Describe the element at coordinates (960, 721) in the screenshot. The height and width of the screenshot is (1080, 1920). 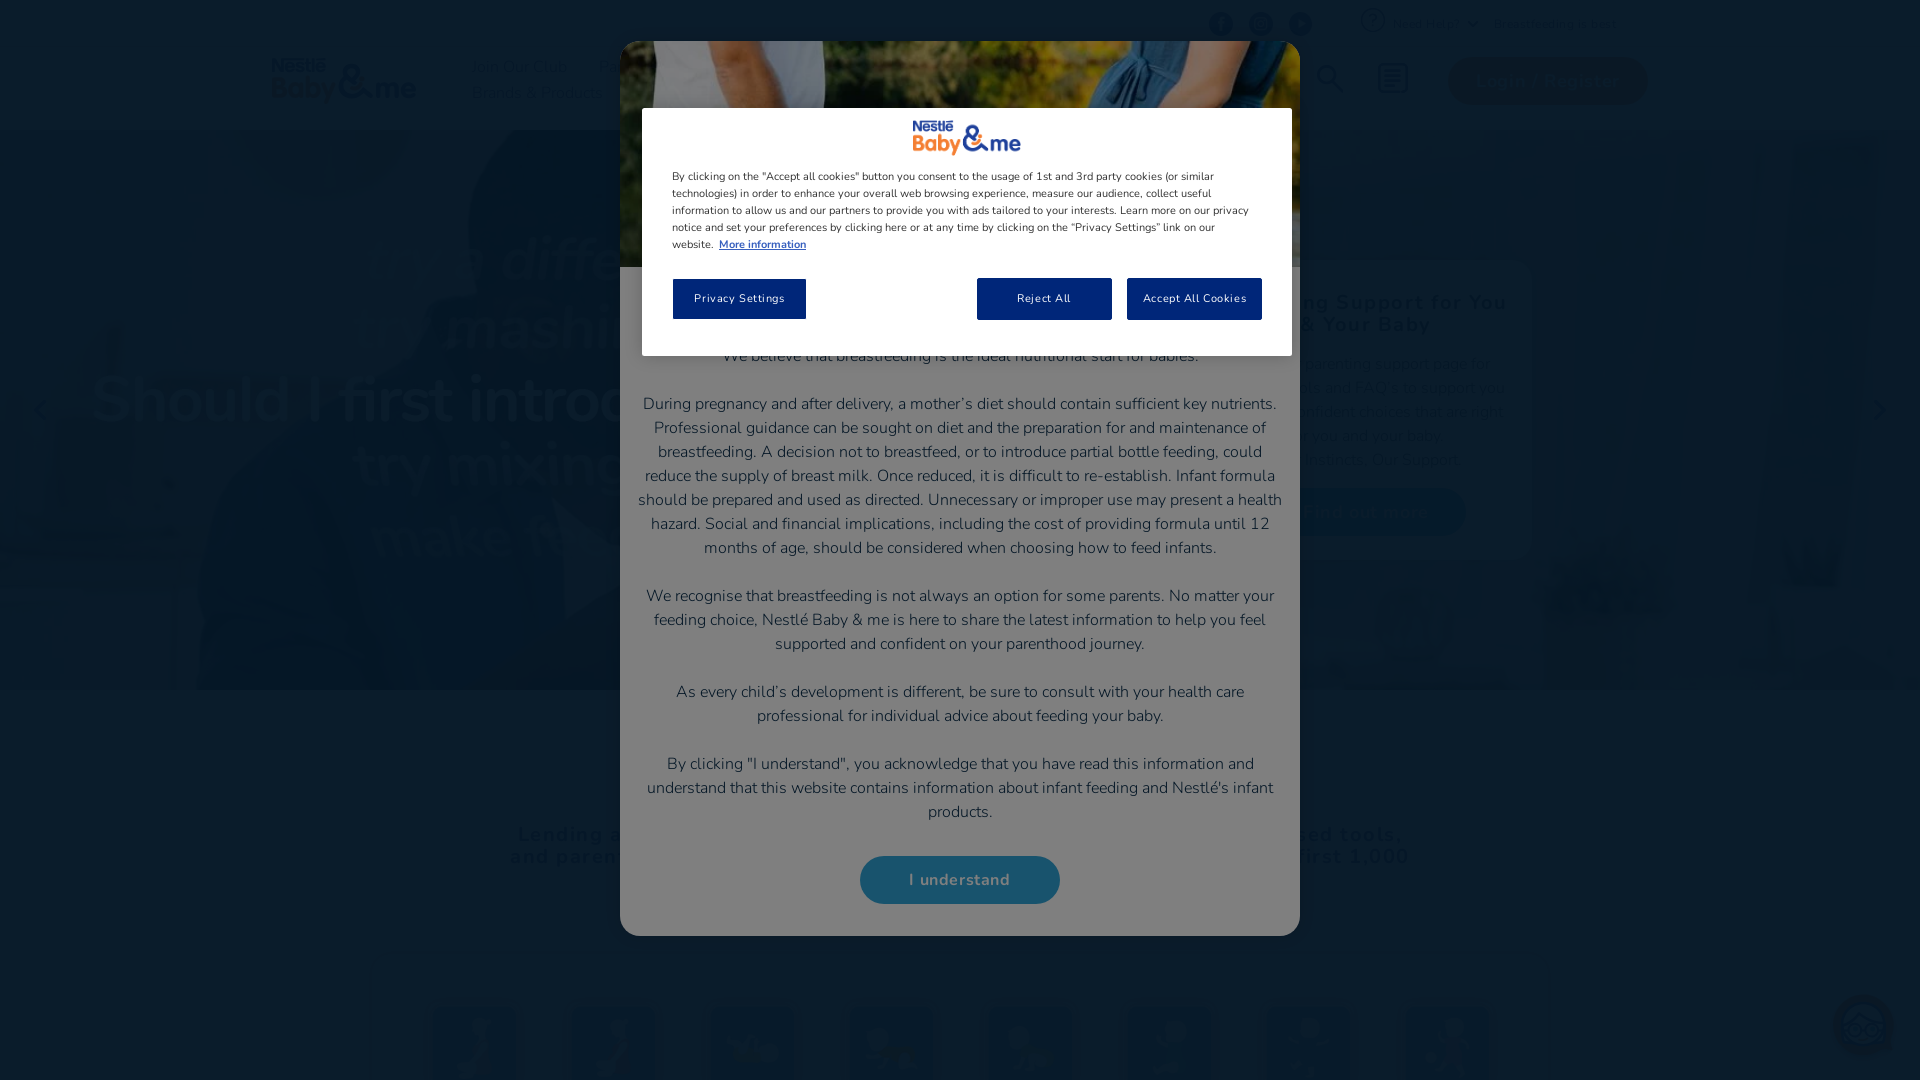
I see `'3'` at that location.